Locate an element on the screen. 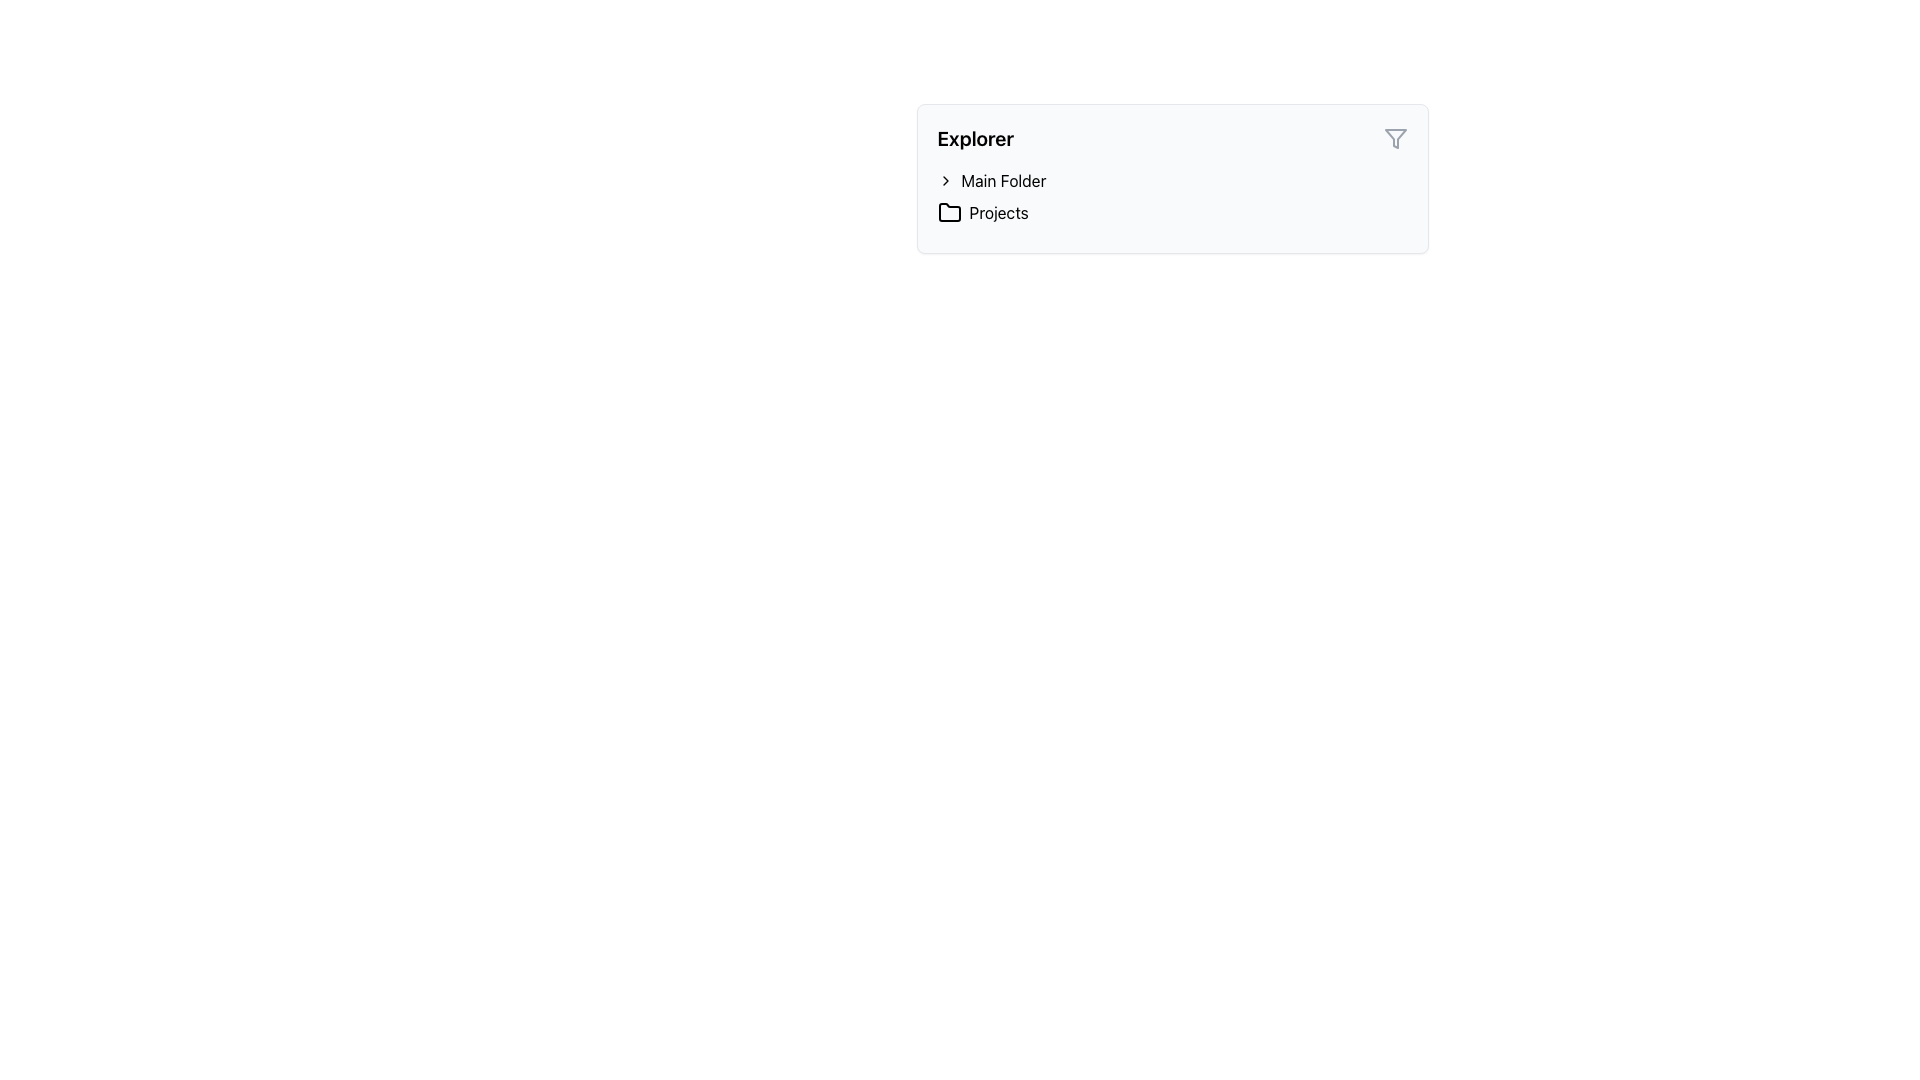 This screenshot has height=1080, width=1920. the Expand/Collapse Icon located to the left of the 'Main Folder' text in the folder explorer panel is located at coordinates (944, 181).